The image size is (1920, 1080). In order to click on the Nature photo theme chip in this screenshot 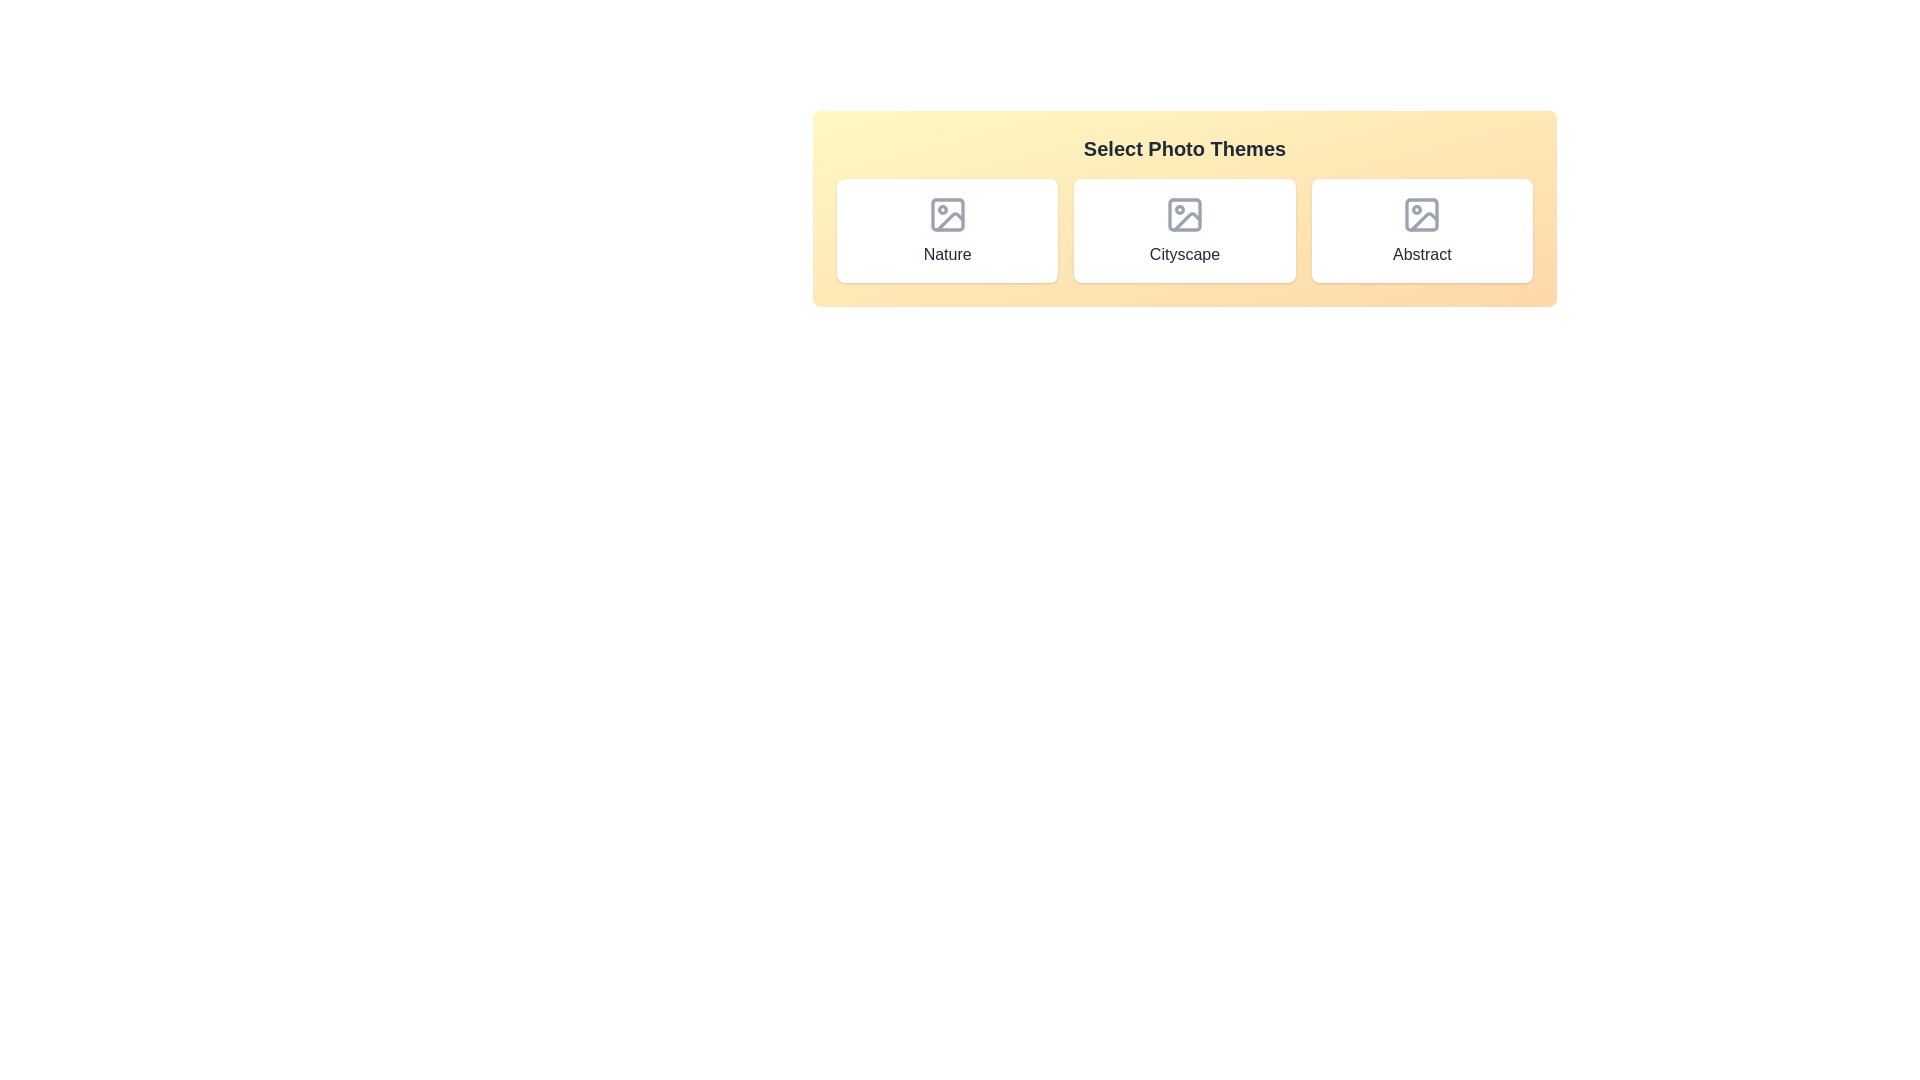, I will do `click(945, 230)`.